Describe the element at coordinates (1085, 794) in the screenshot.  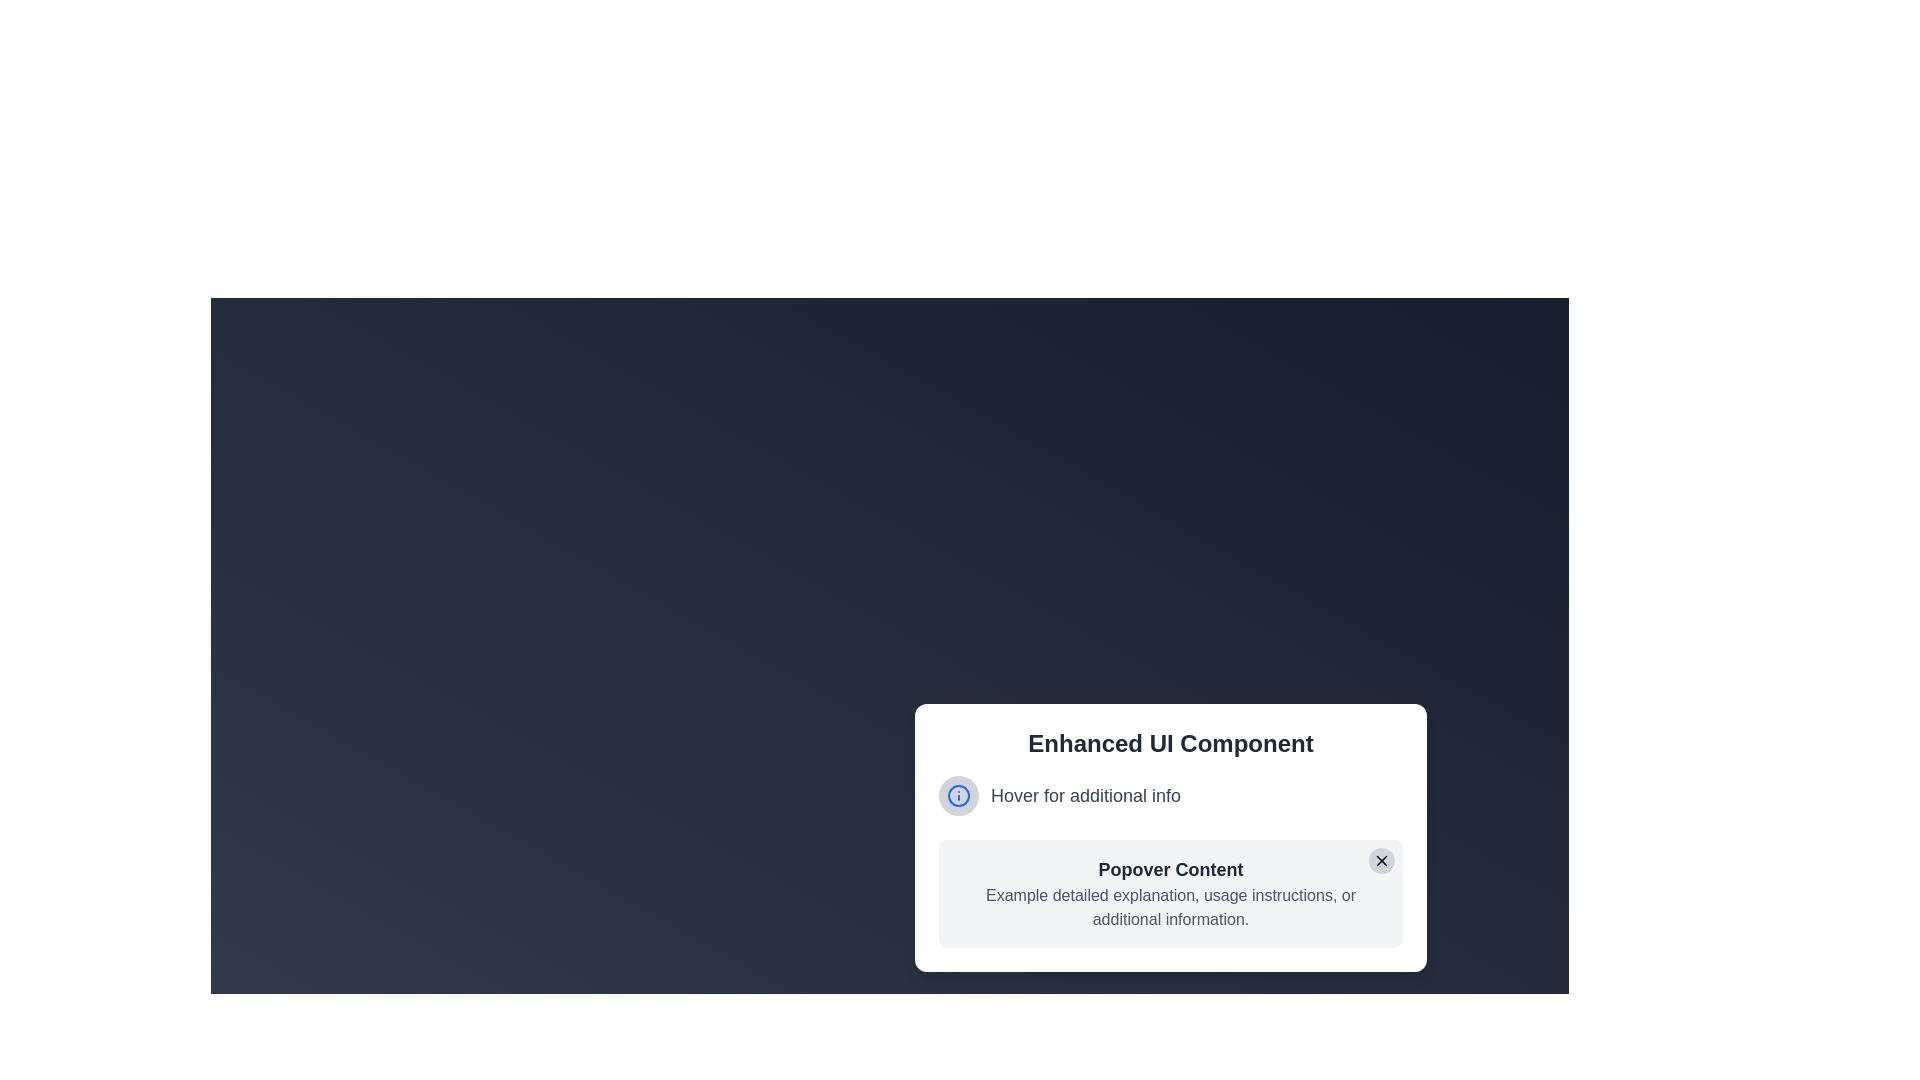
I see `the Text Label that reads 'Hover for additional info'` at that location.